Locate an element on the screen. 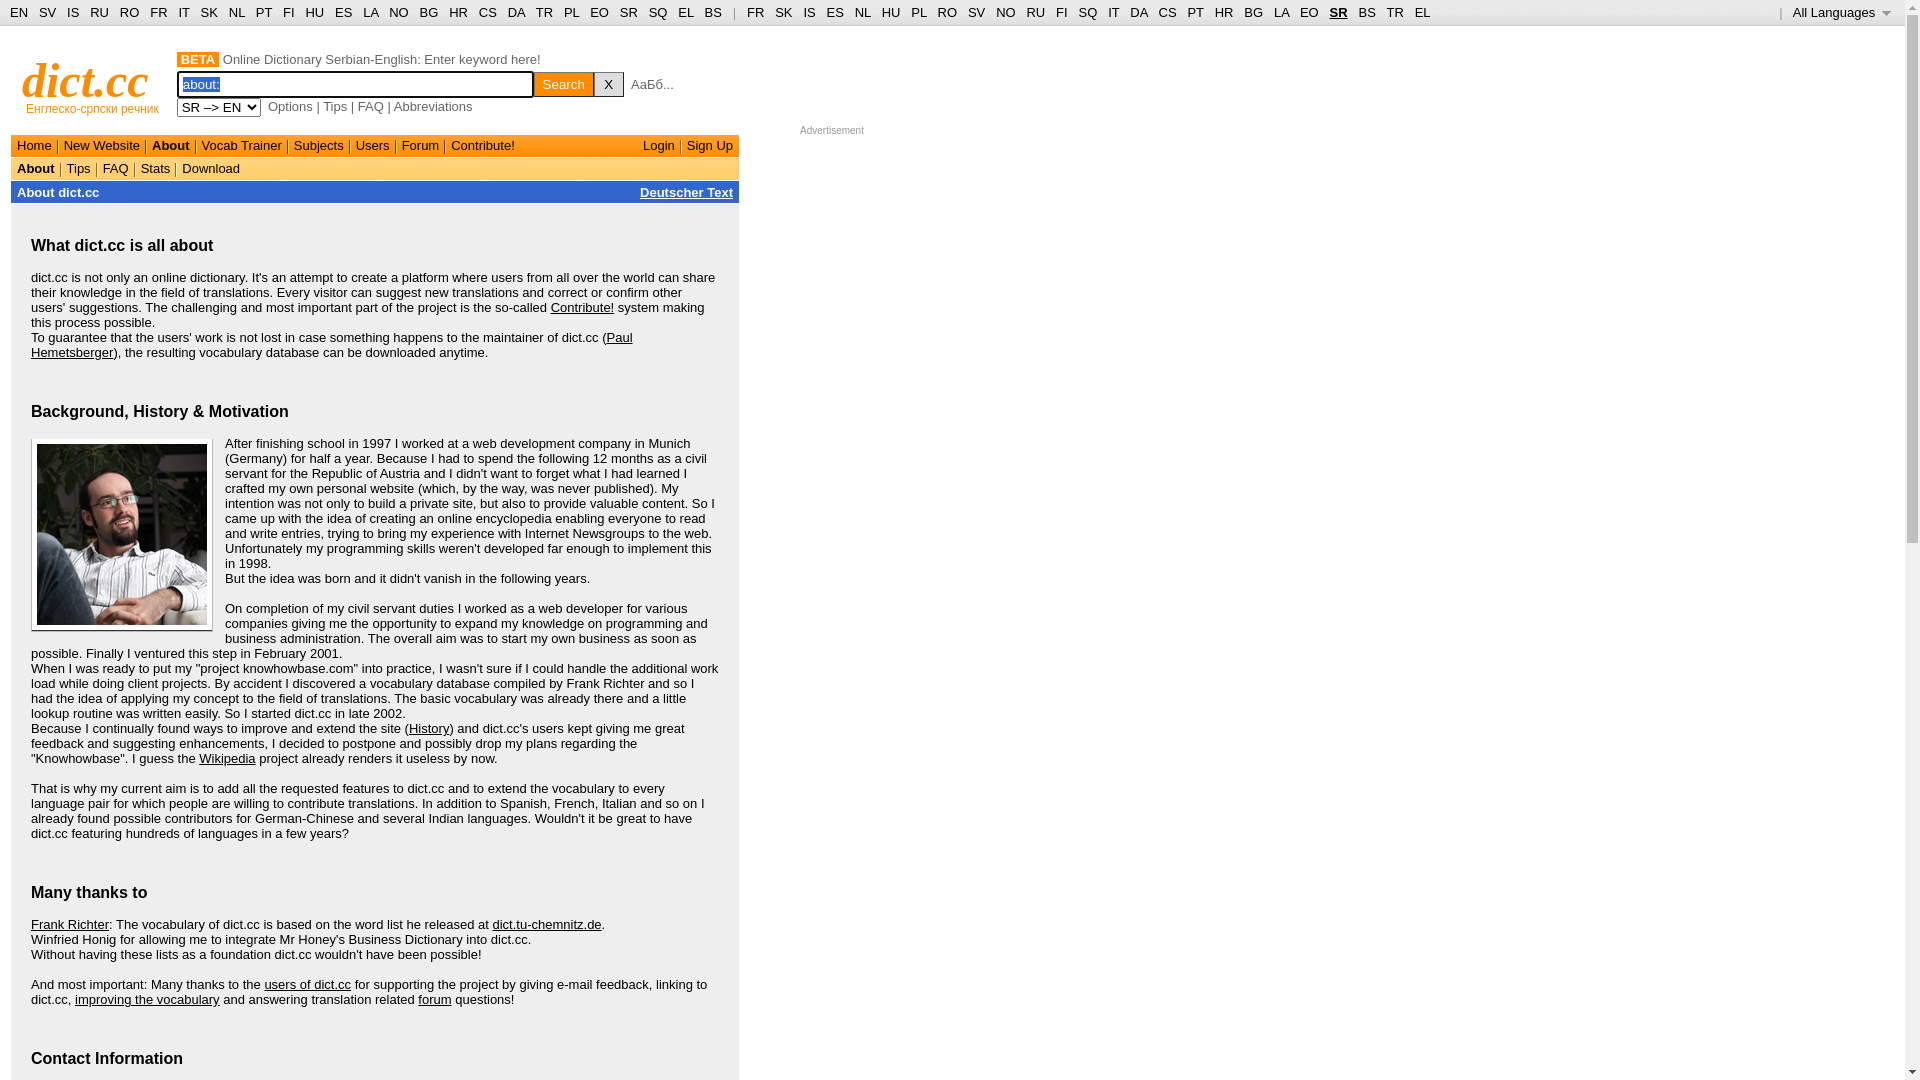 The image size is (1920, 1080). 'RU' is located at coordinates (1035, 12).